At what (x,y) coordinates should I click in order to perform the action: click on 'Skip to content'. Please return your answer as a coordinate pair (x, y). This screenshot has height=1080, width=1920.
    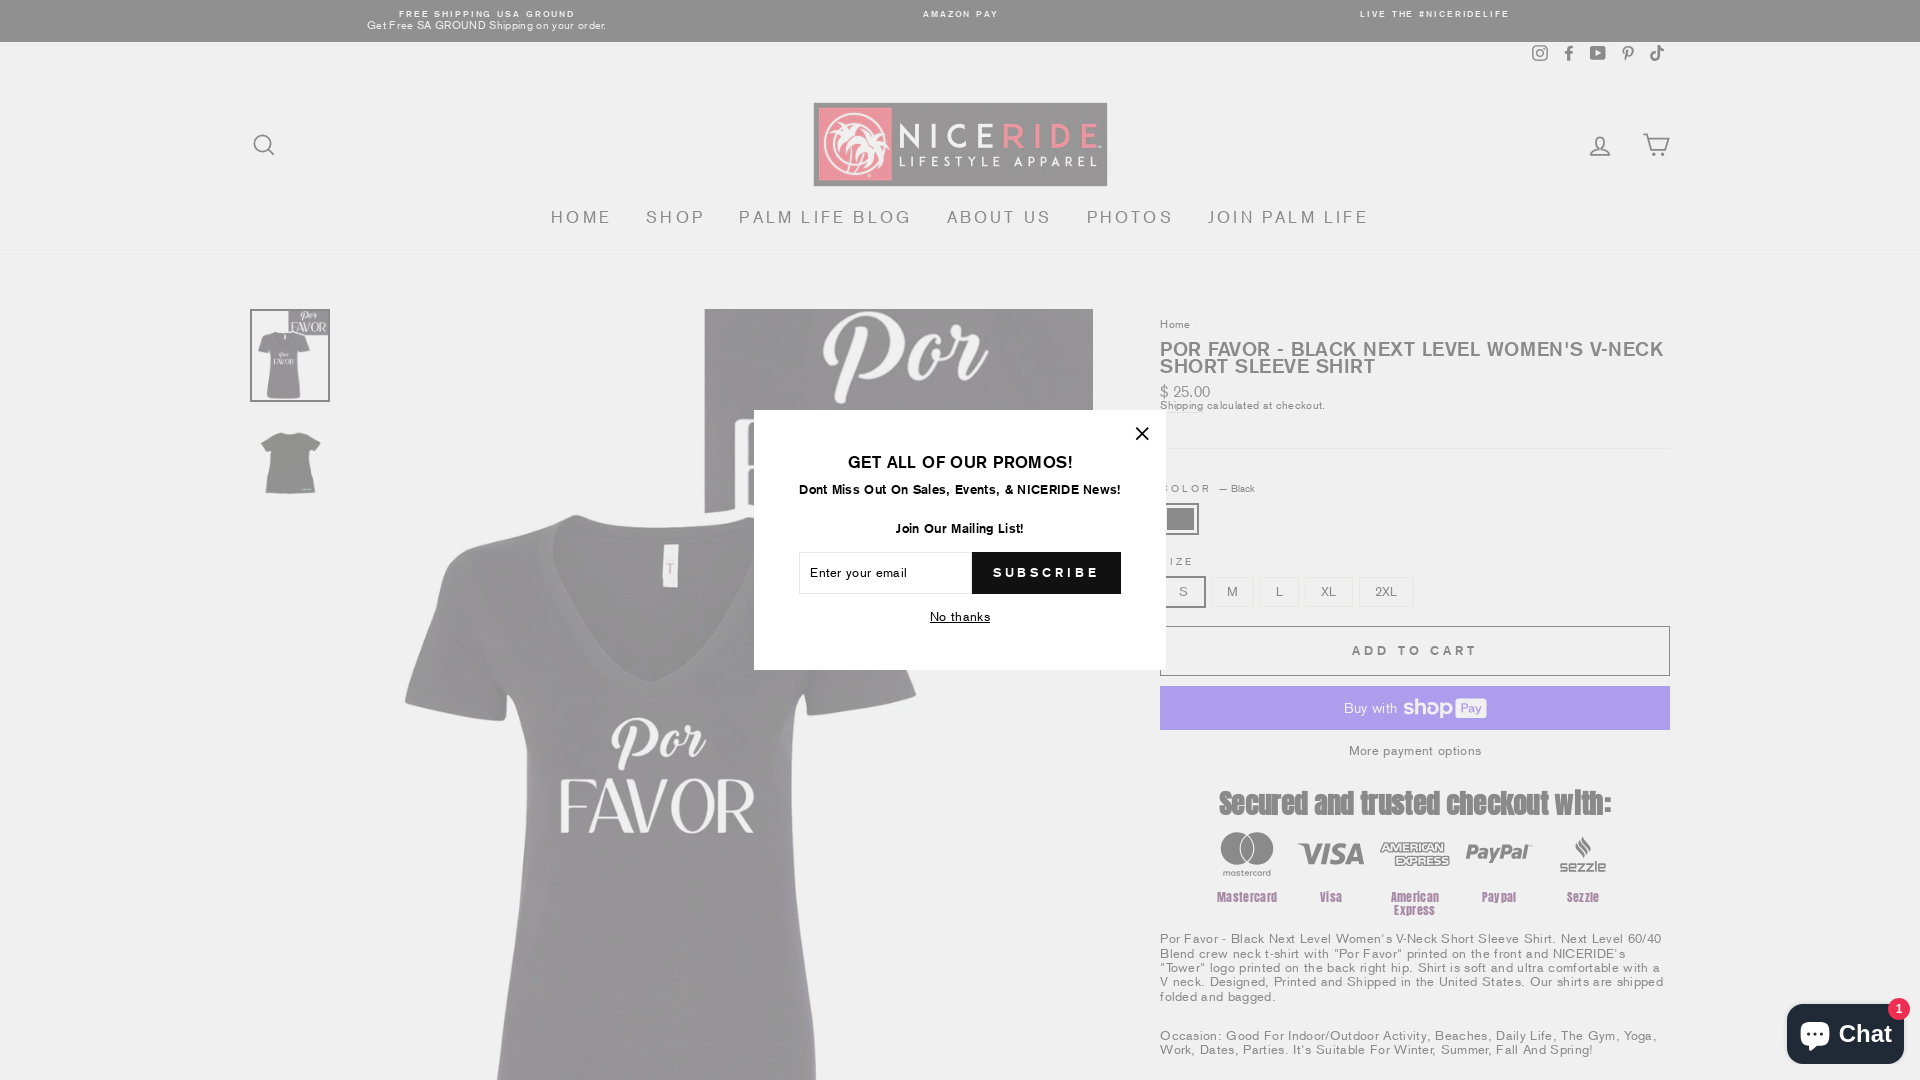
    Looking at the image, I should click on (0, 0).